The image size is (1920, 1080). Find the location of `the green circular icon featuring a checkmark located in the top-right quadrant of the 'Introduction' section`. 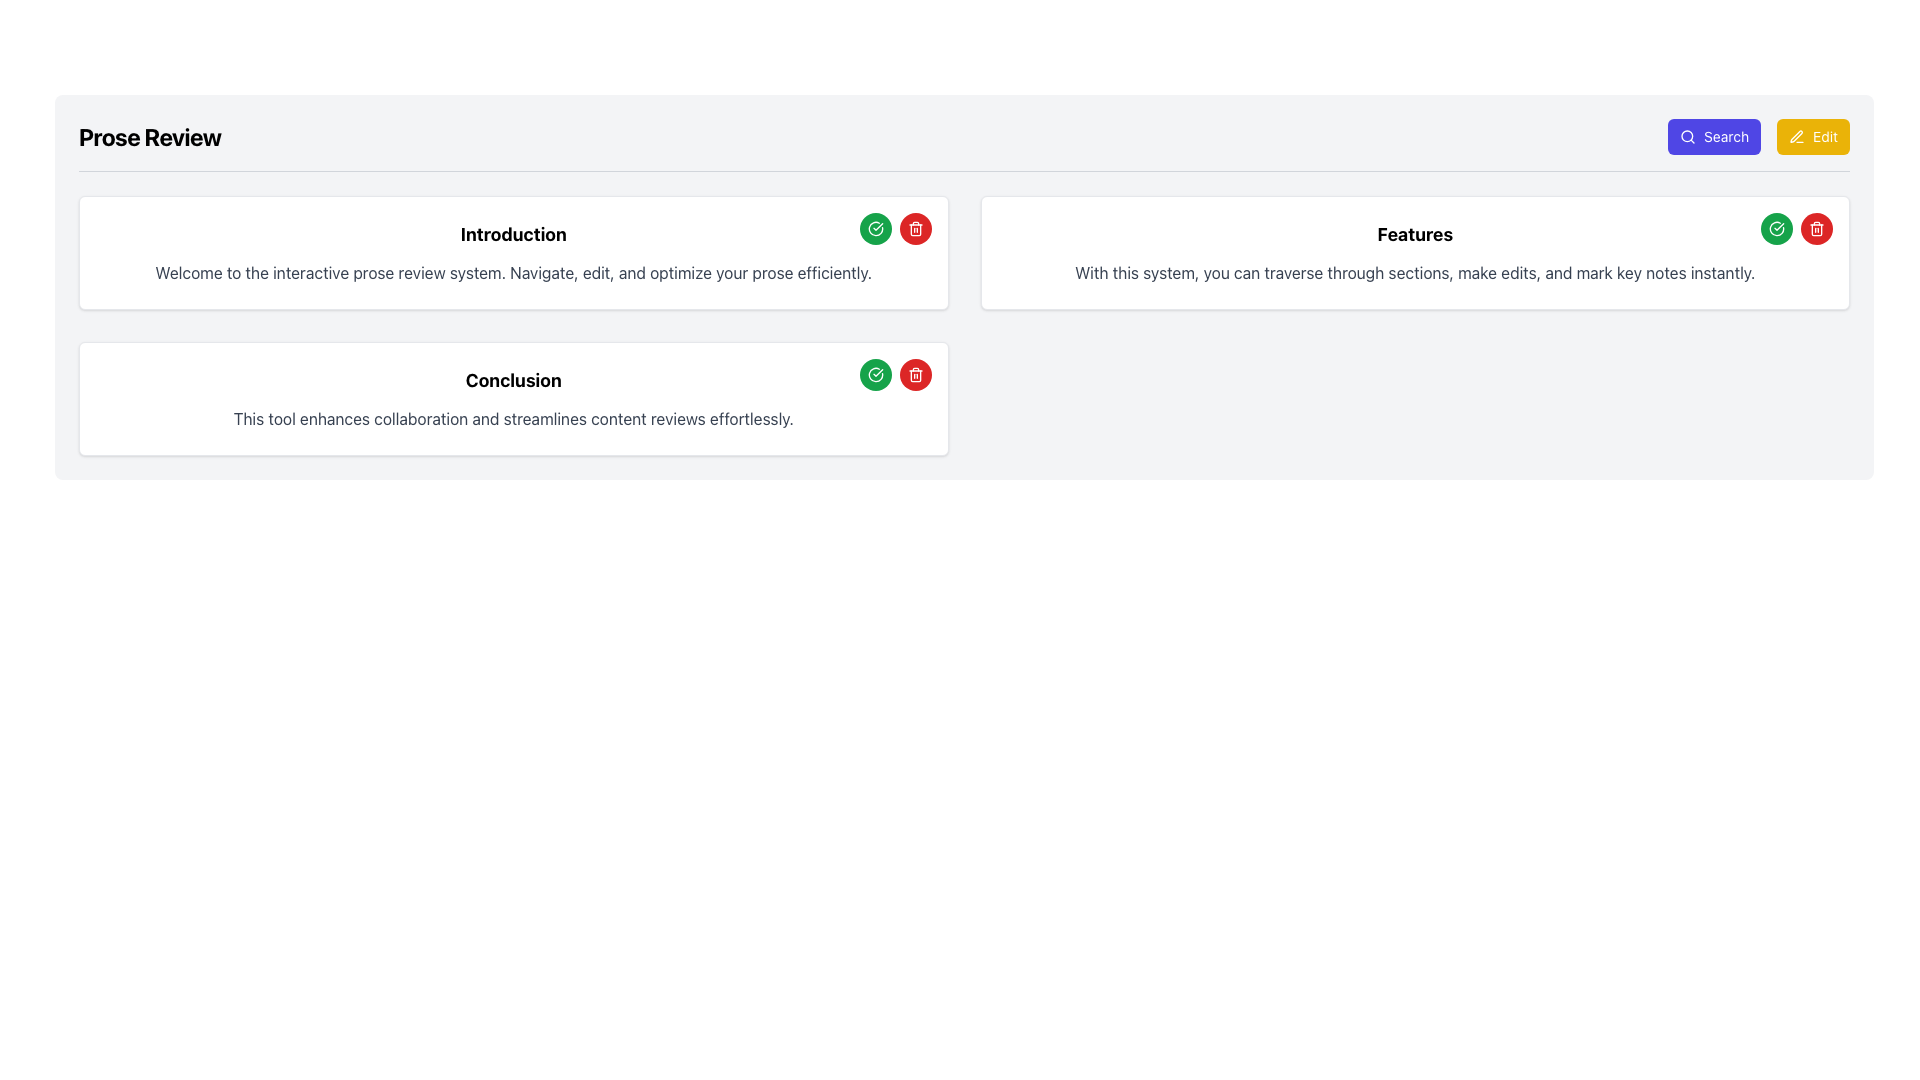

the green circular icon featuring a checkmark located in the top-right quadrant of the 'Introduction' section is located at coordinates (875, 374).